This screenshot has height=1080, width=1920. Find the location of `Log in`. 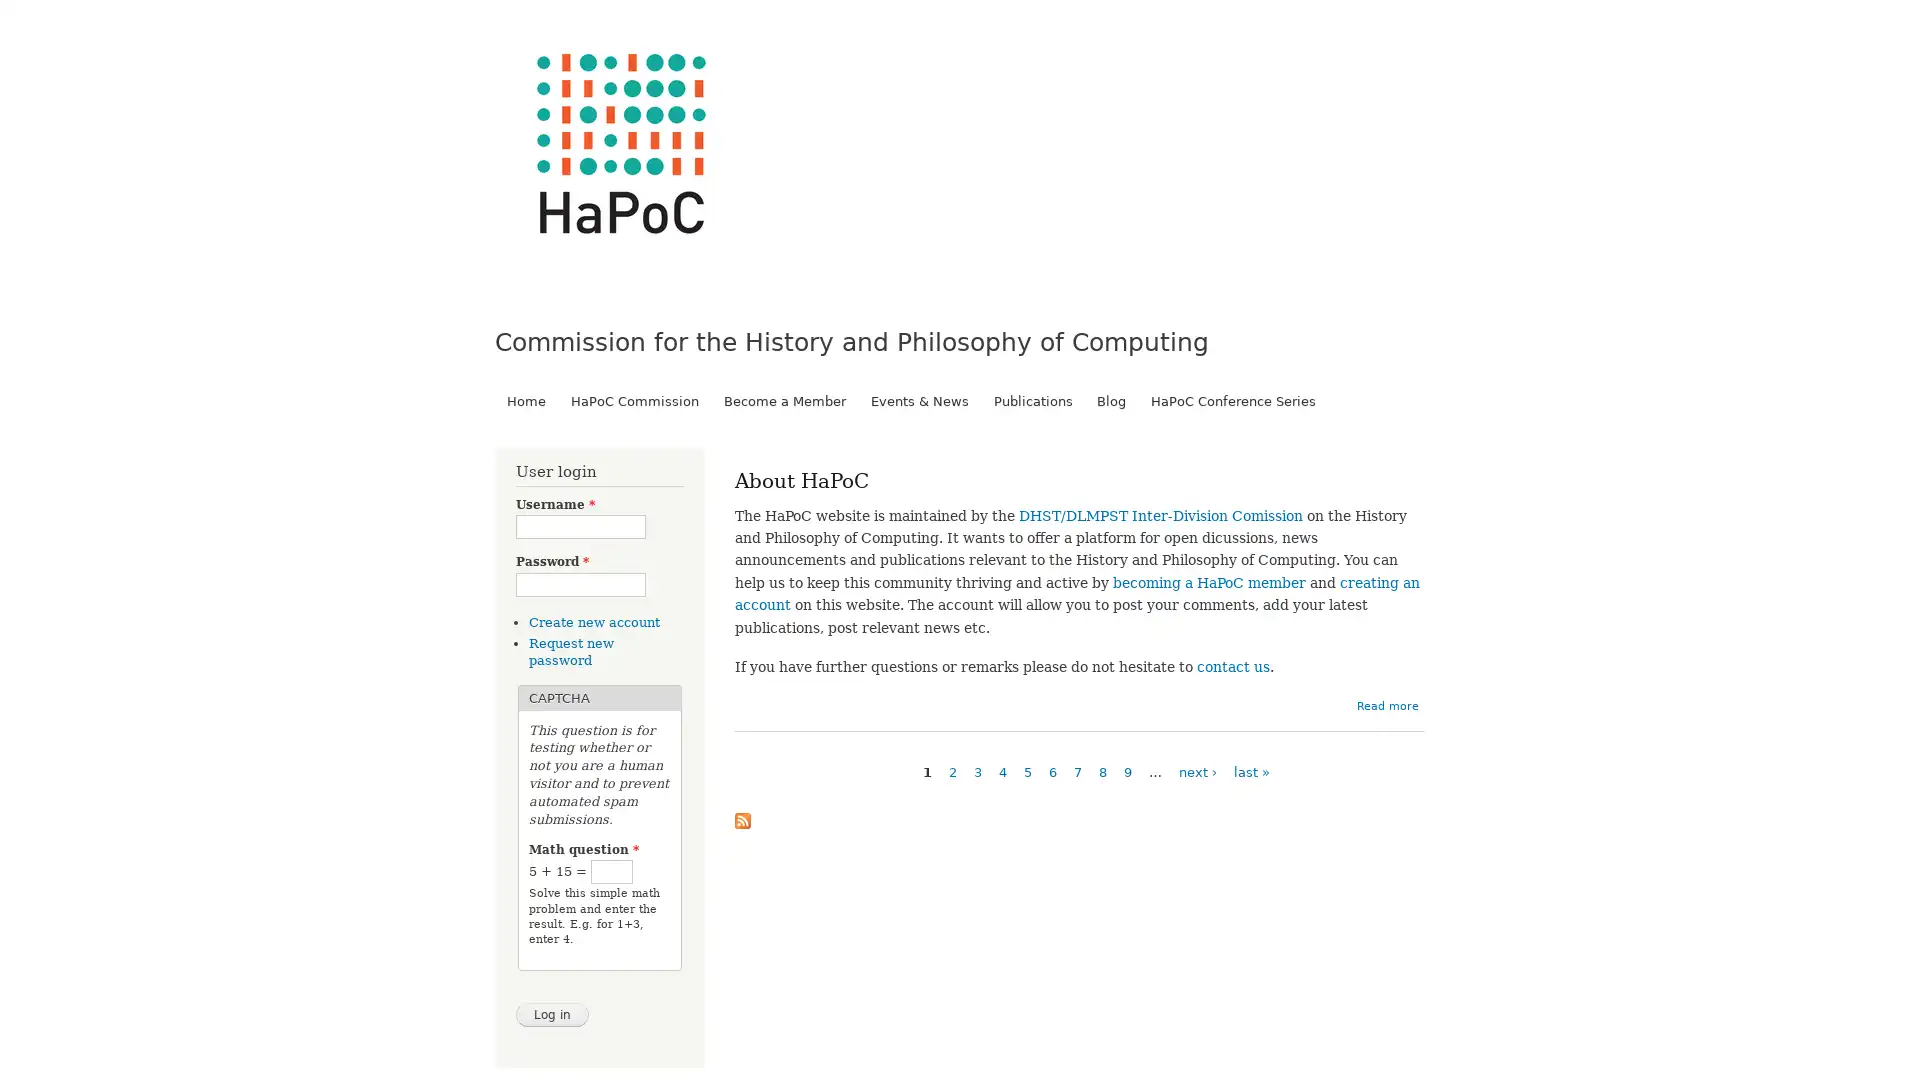

Log in is located at coordinates (552, 1014).